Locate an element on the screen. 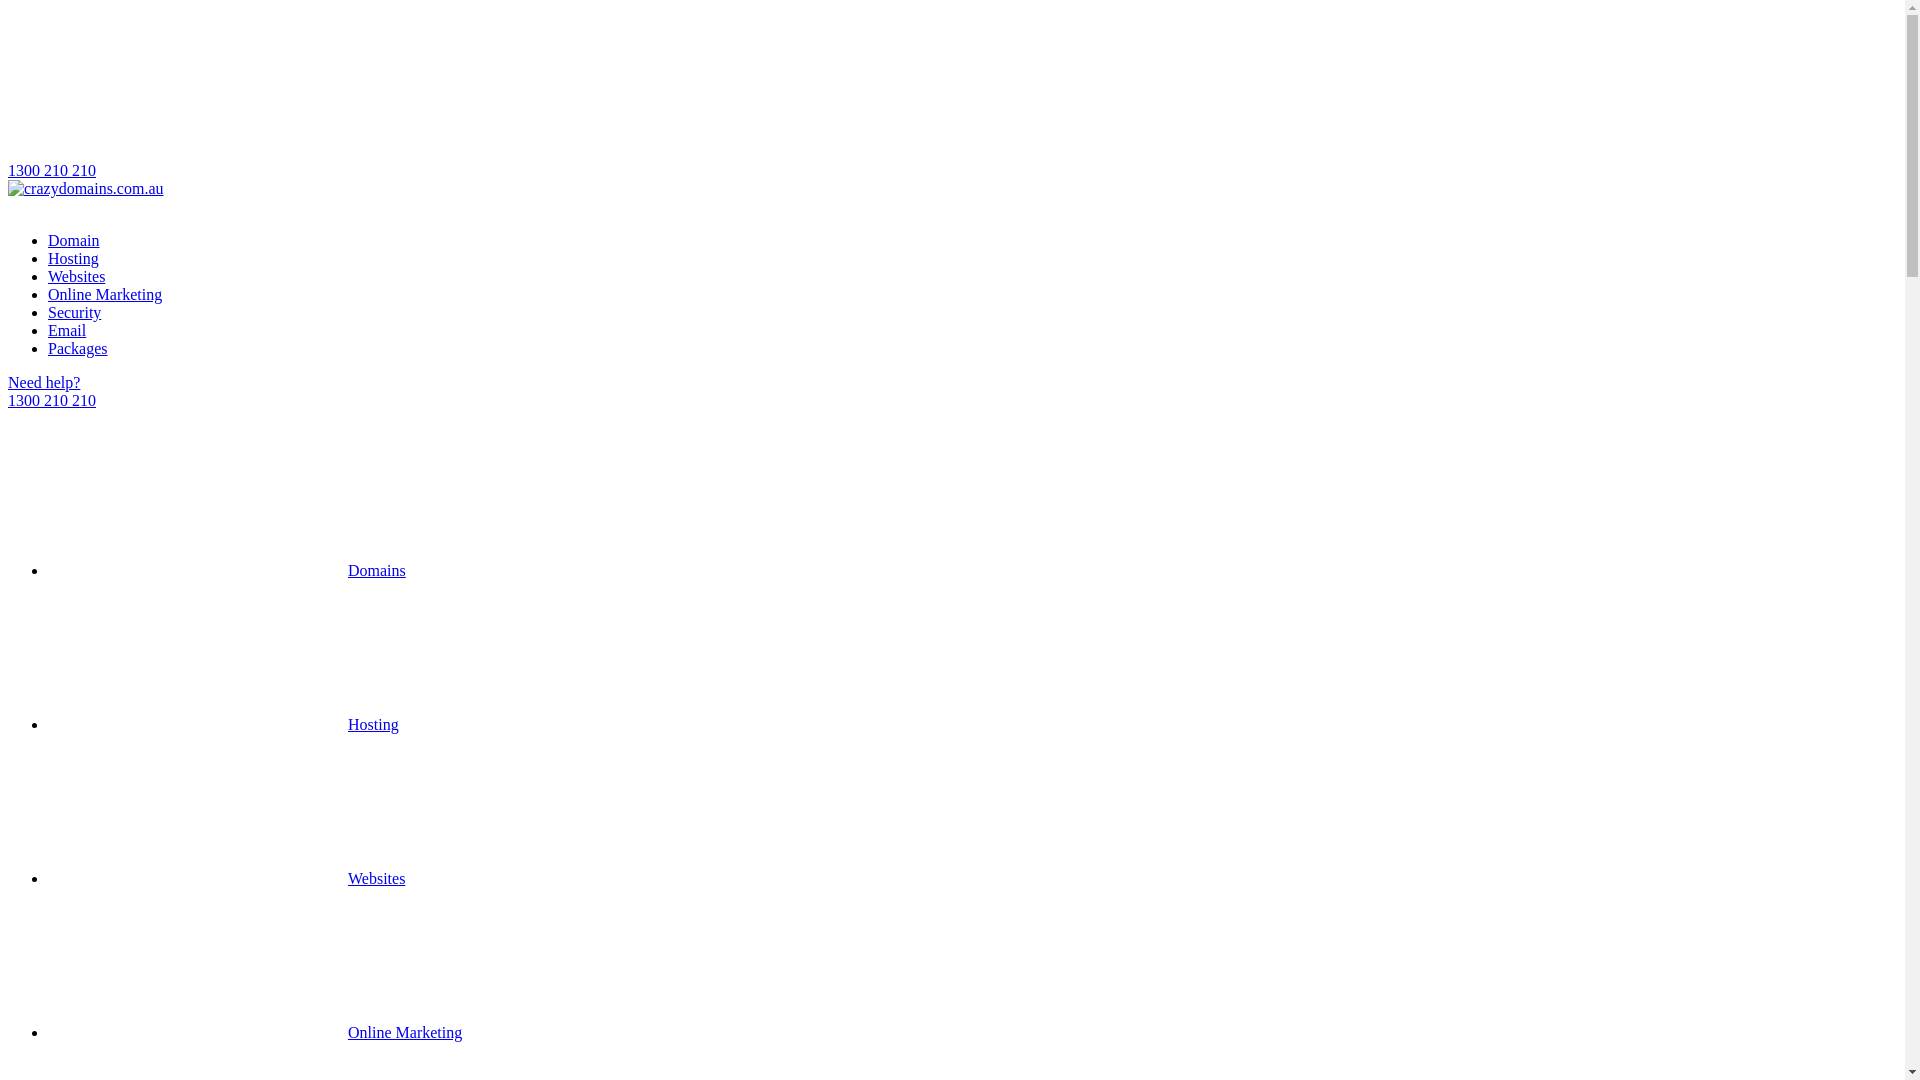 Image resolution: width=1920 pixels, height=1080 pixels. 'Need help? is located at coordinates (951, 392).